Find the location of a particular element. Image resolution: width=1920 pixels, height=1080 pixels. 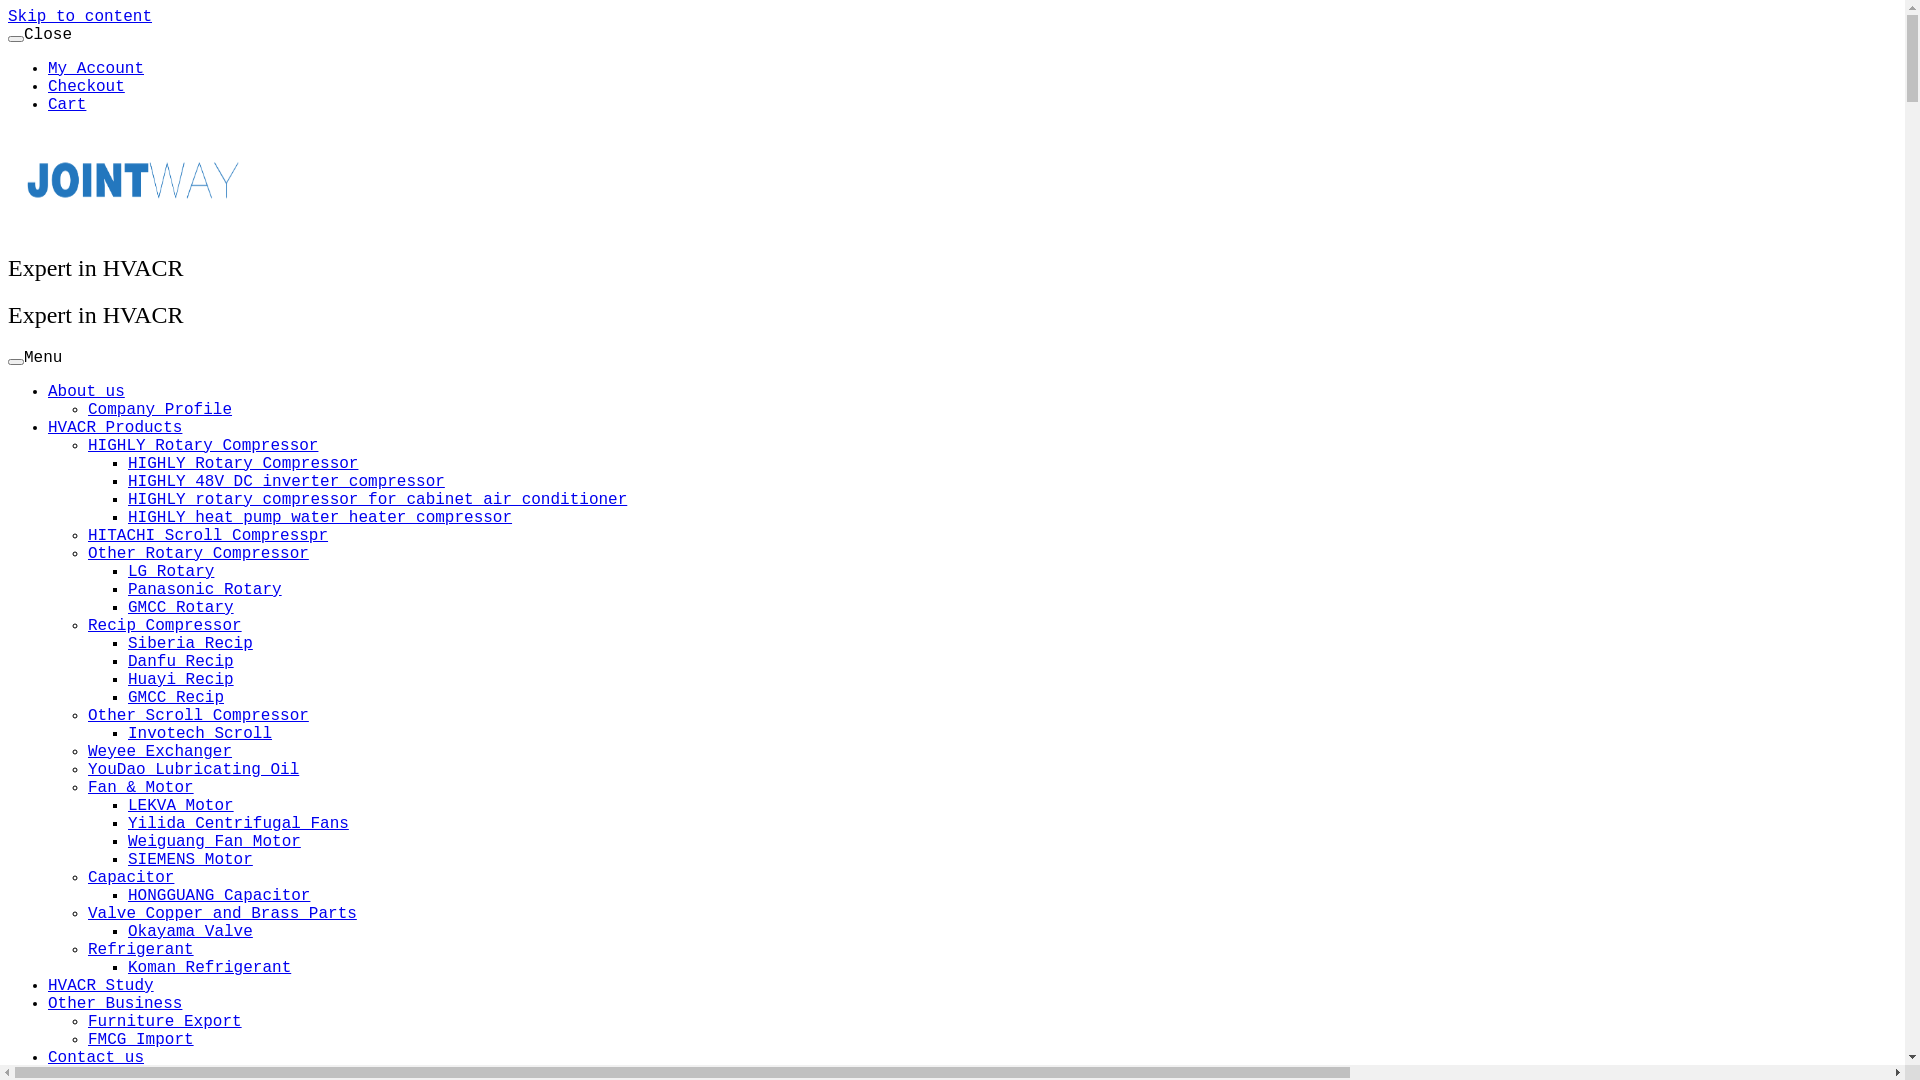

'Skip to content' is located at coordinates (80, 16).